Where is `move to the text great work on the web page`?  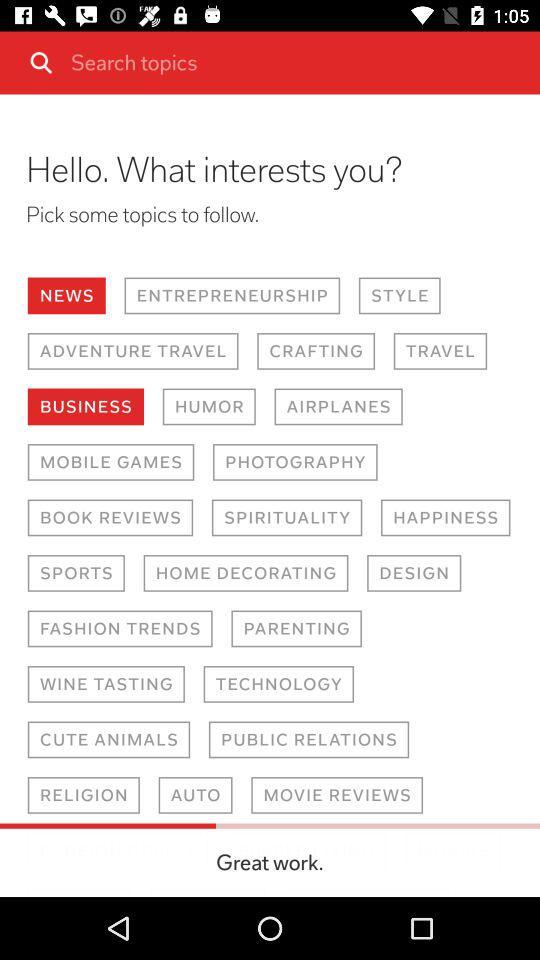
move to the text great work on the web page is located at coordinates (306, 850).